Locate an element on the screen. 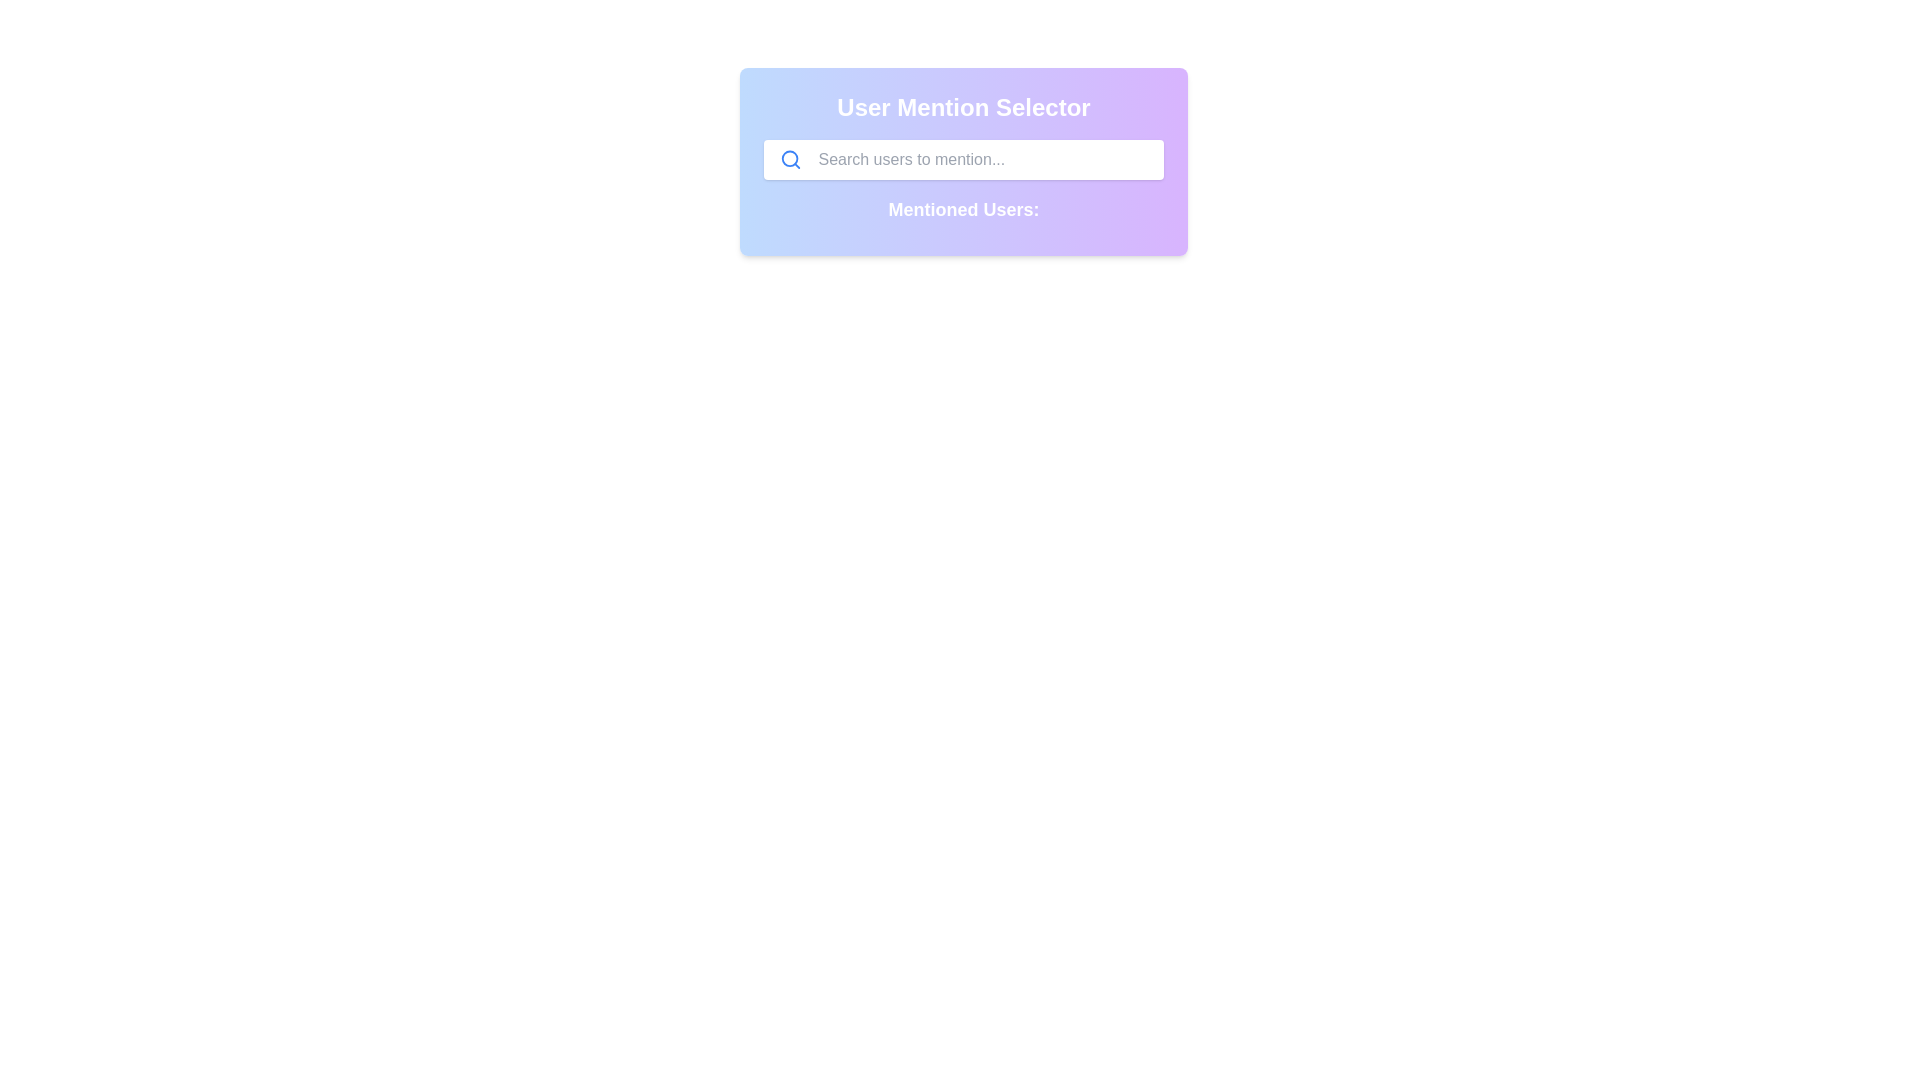  the text input field located in the center of the page under the heading 'User Mention Selector' to focus it is located at coordinates (974, 158).